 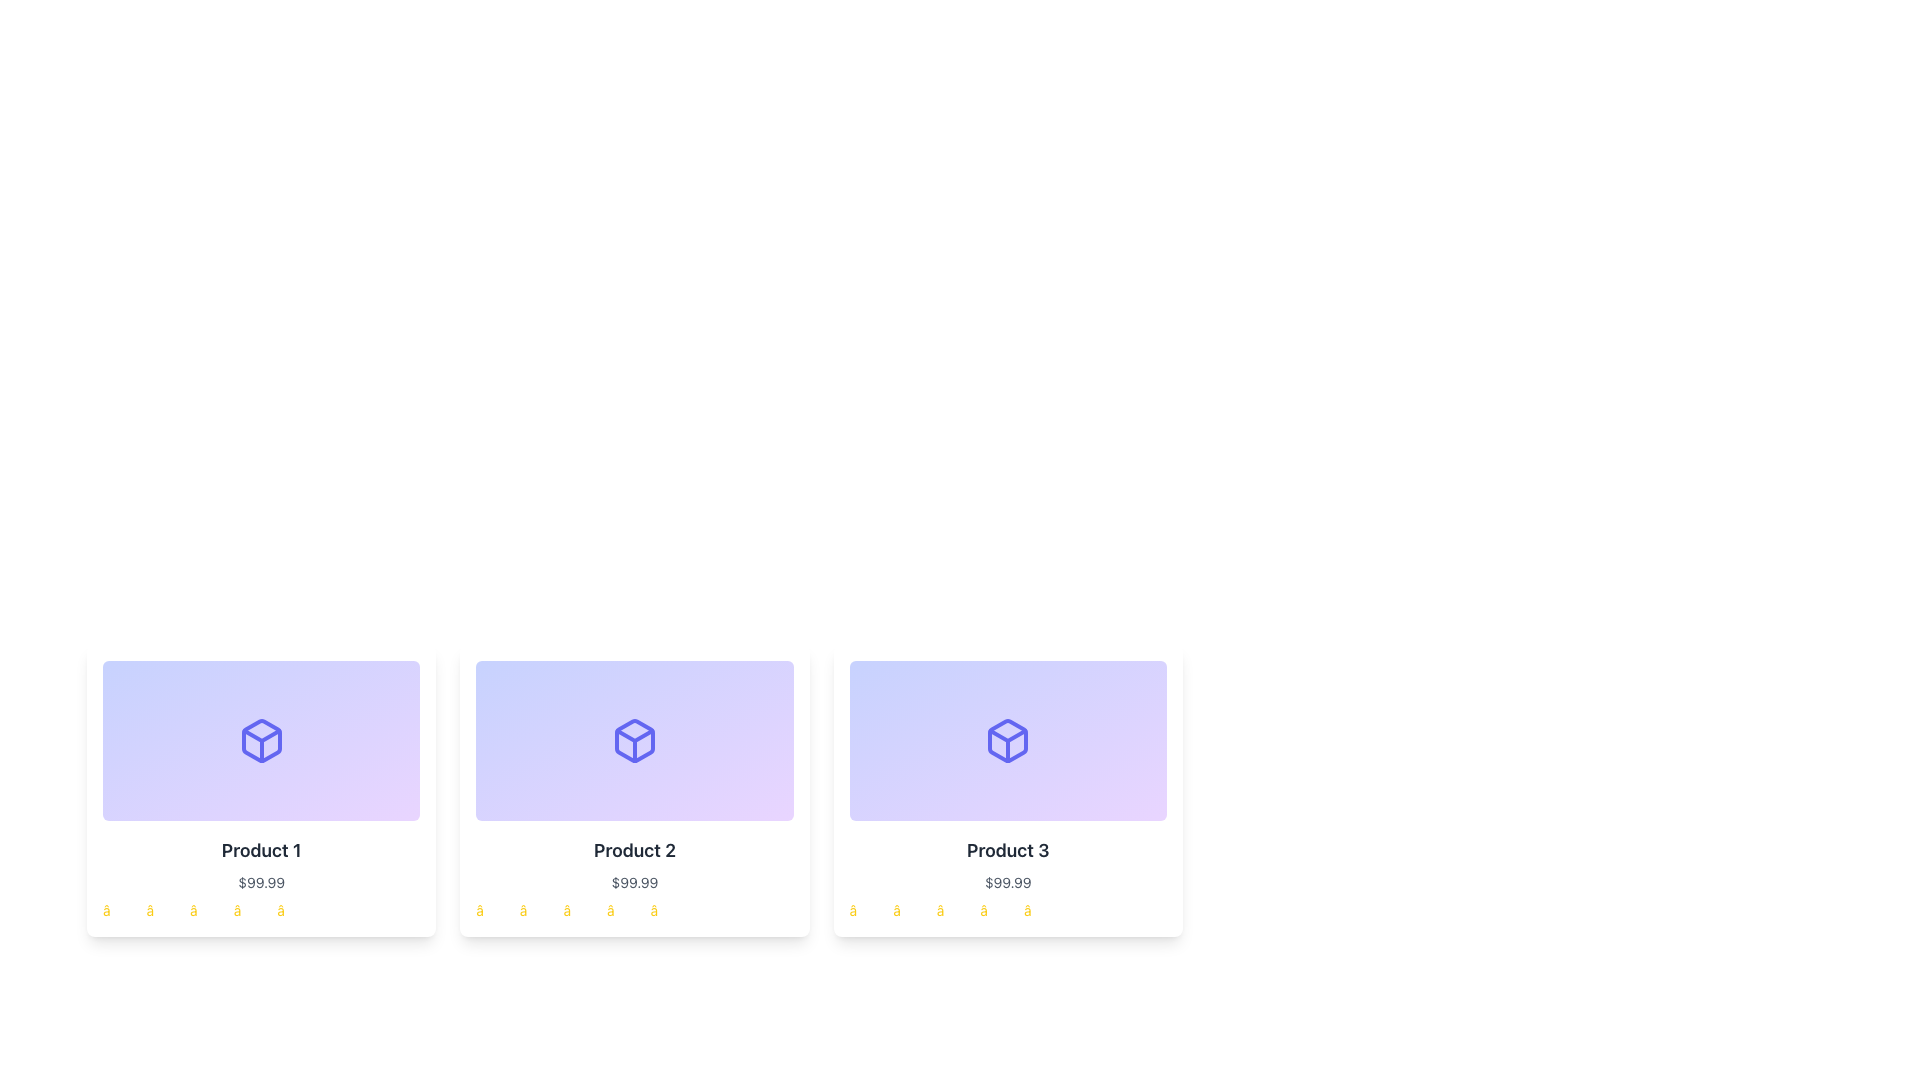 I want to click on the 3D geometric box icon with blue outlines located in the purple gradient section of the 'Product 1' card, so click(x=260, y=740).